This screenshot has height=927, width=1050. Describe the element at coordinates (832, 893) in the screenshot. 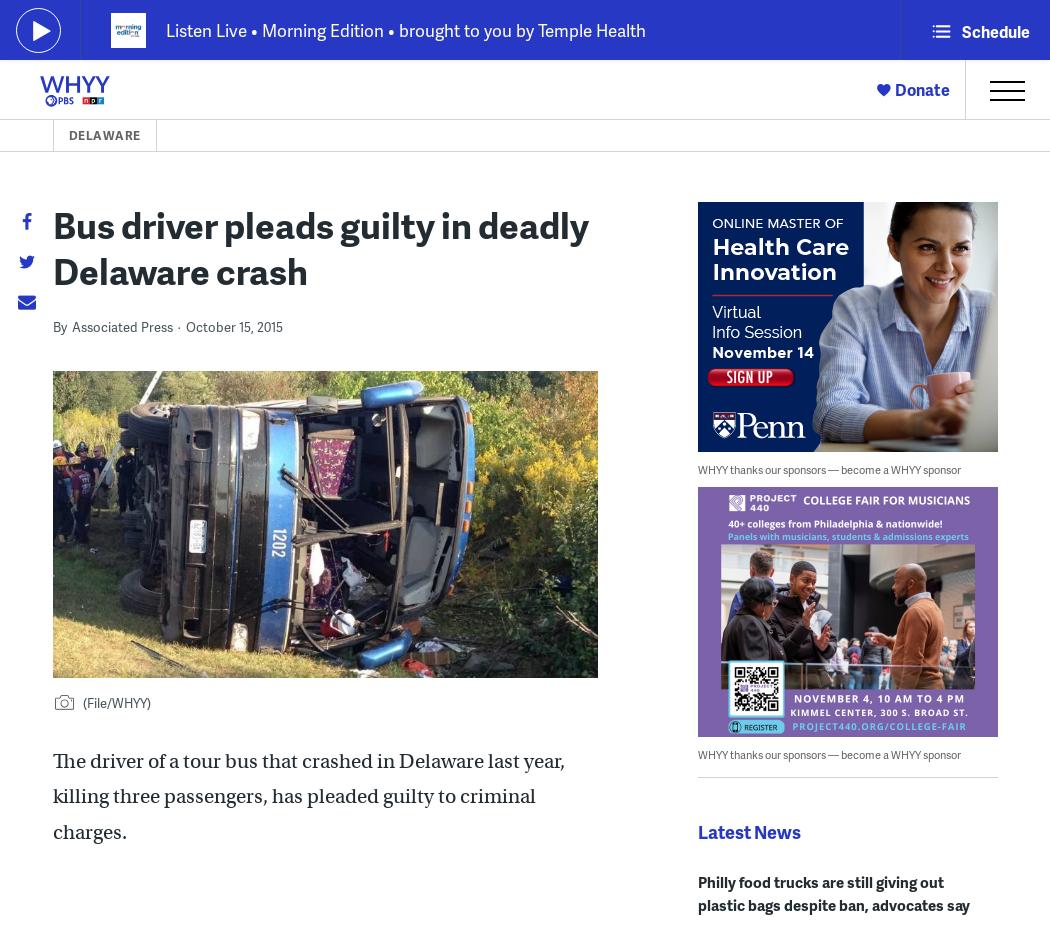

I see `'Philly food trucks are still giving out plastic bags despite ban, advocates say'` at that location.